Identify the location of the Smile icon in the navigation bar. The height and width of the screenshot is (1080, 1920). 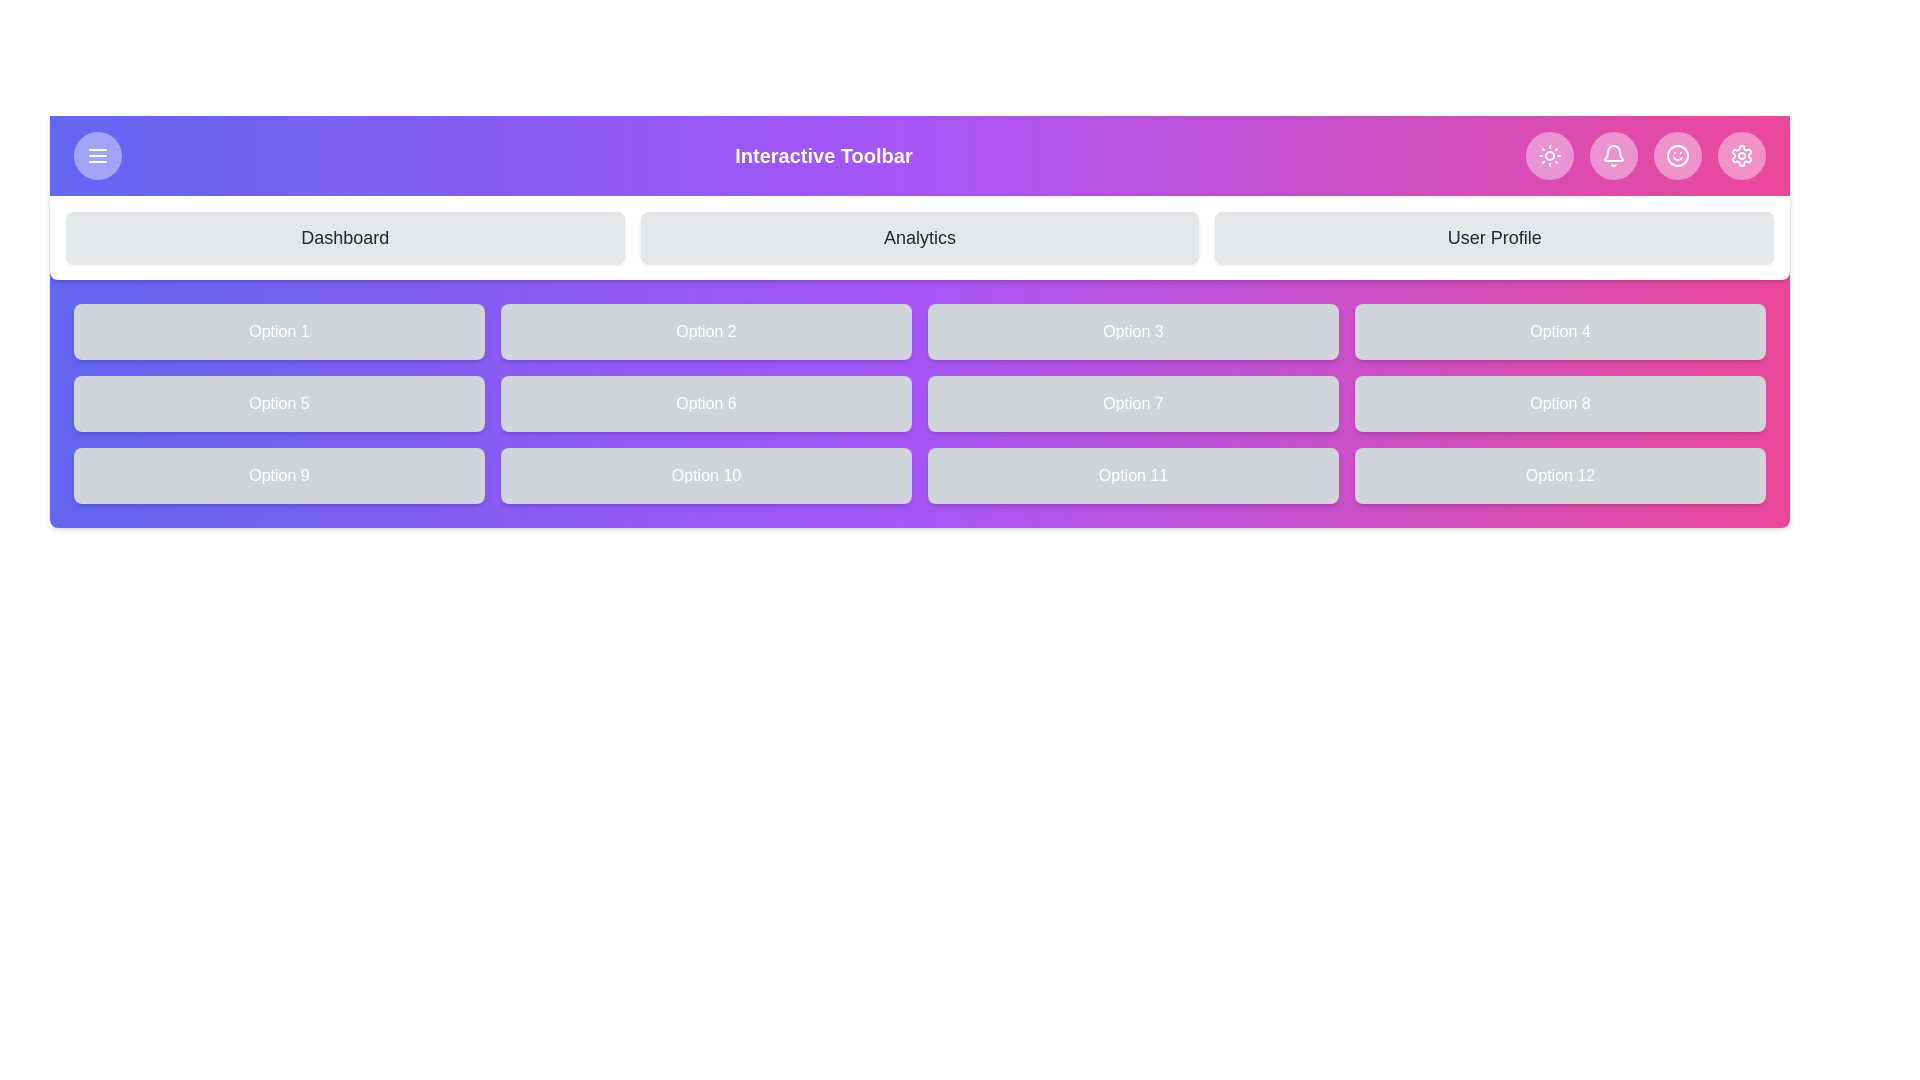
(1677, 154).